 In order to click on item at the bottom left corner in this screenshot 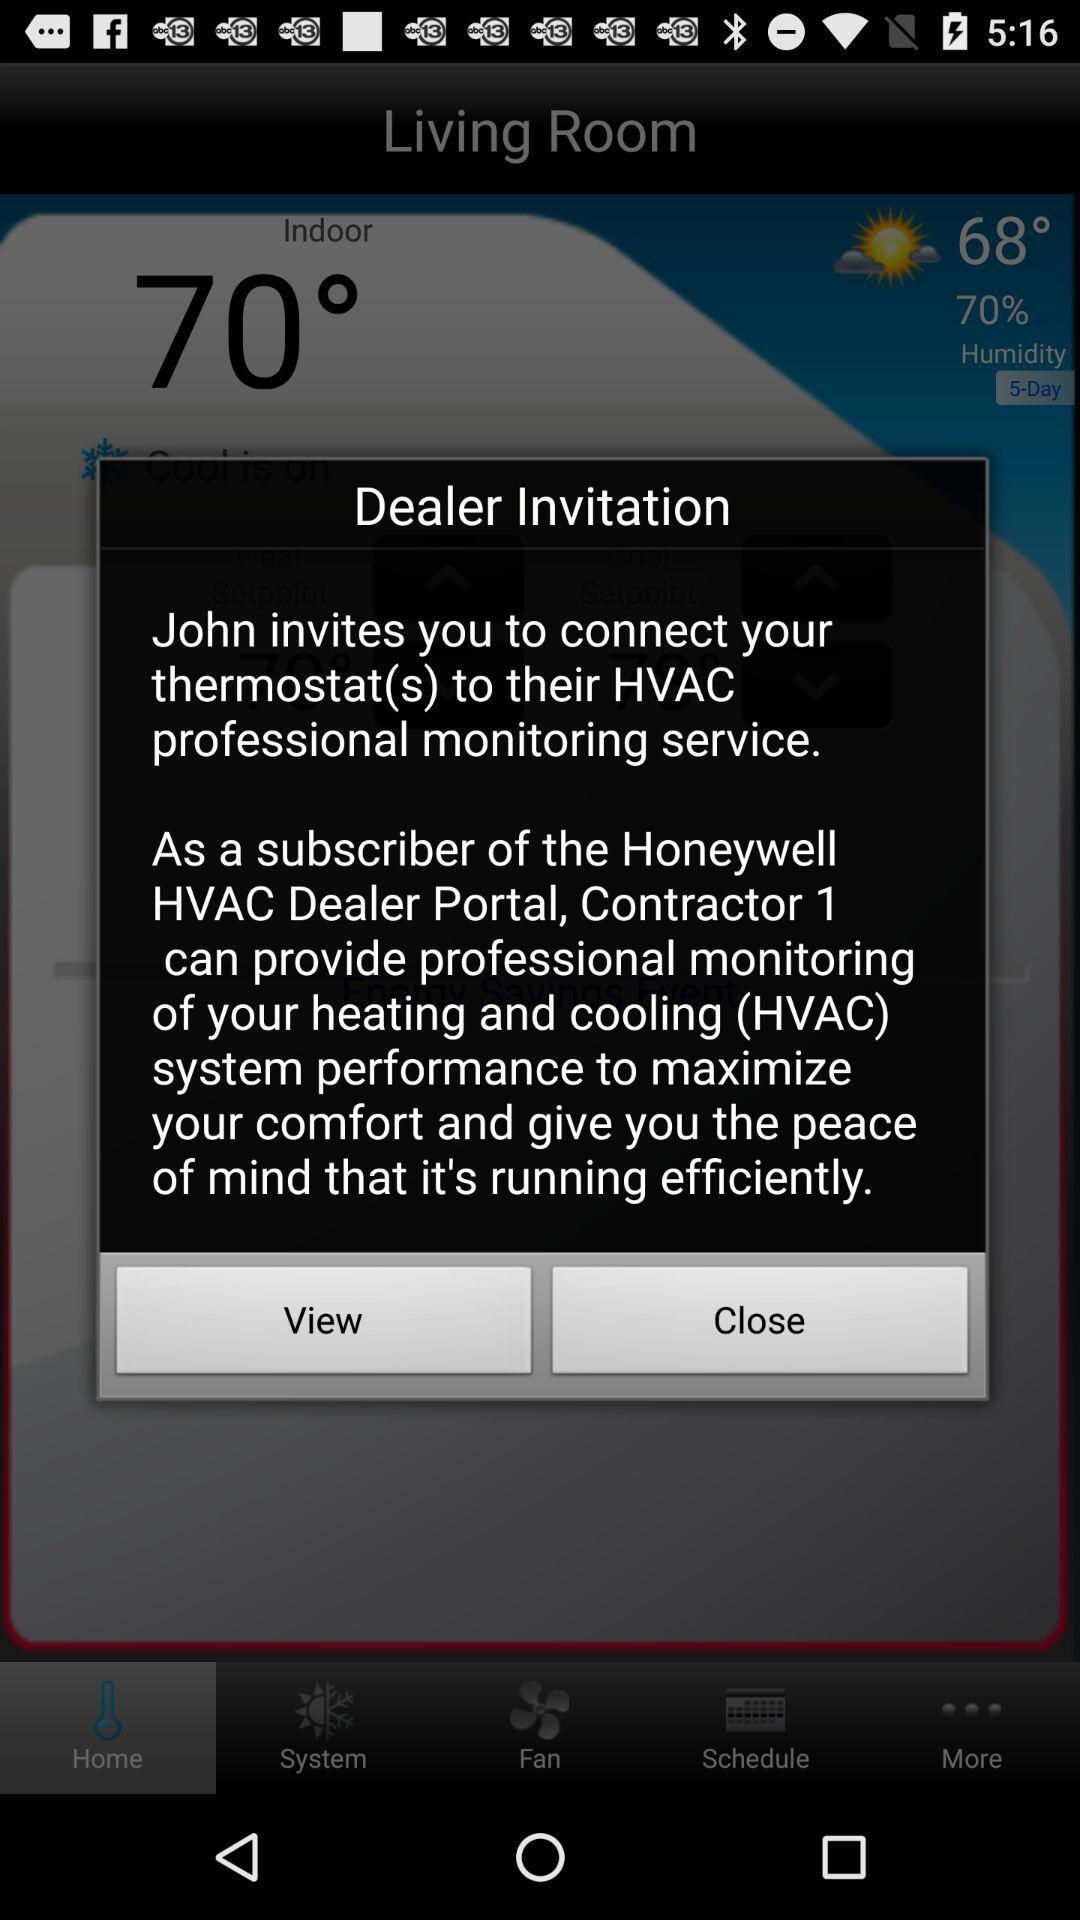, I will do `click(323, 1325)`.